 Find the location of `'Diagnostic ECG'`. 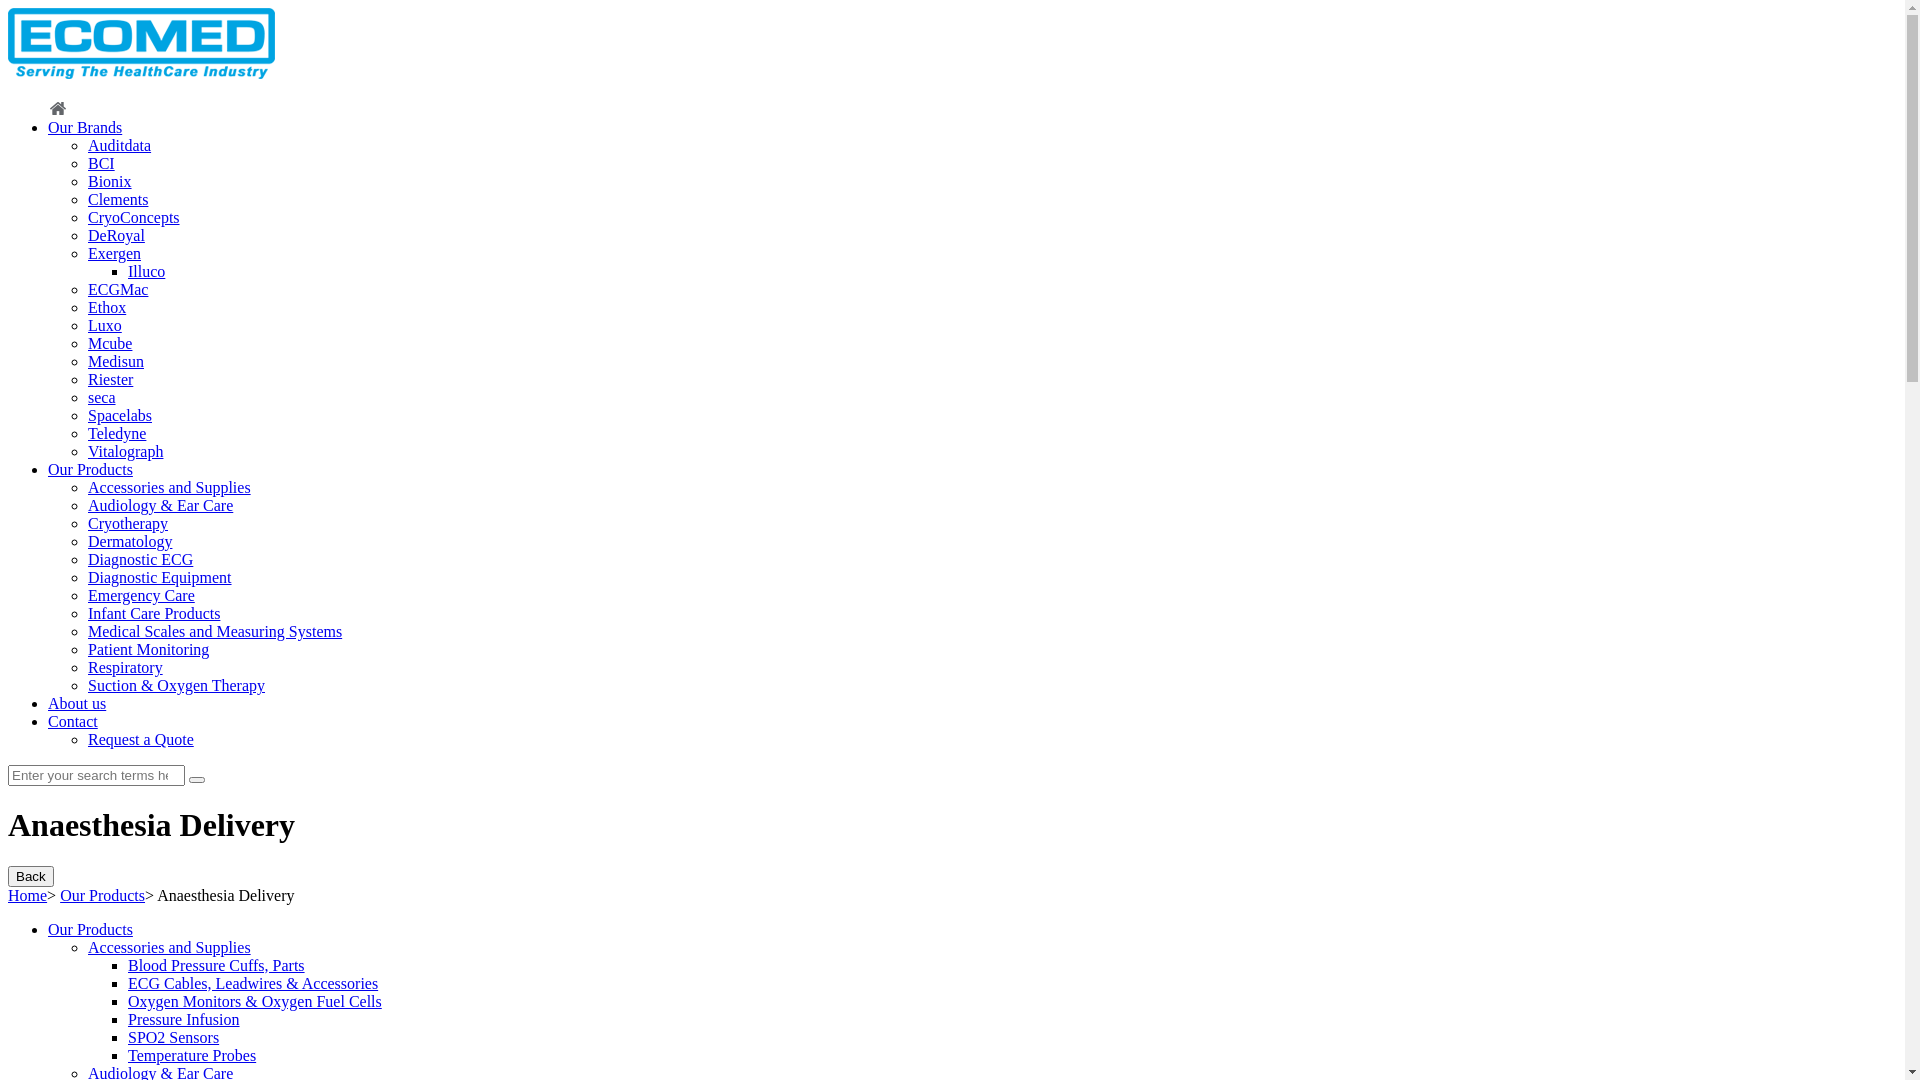

'Diagnostic ECG' is located at coordinates (139, 559).